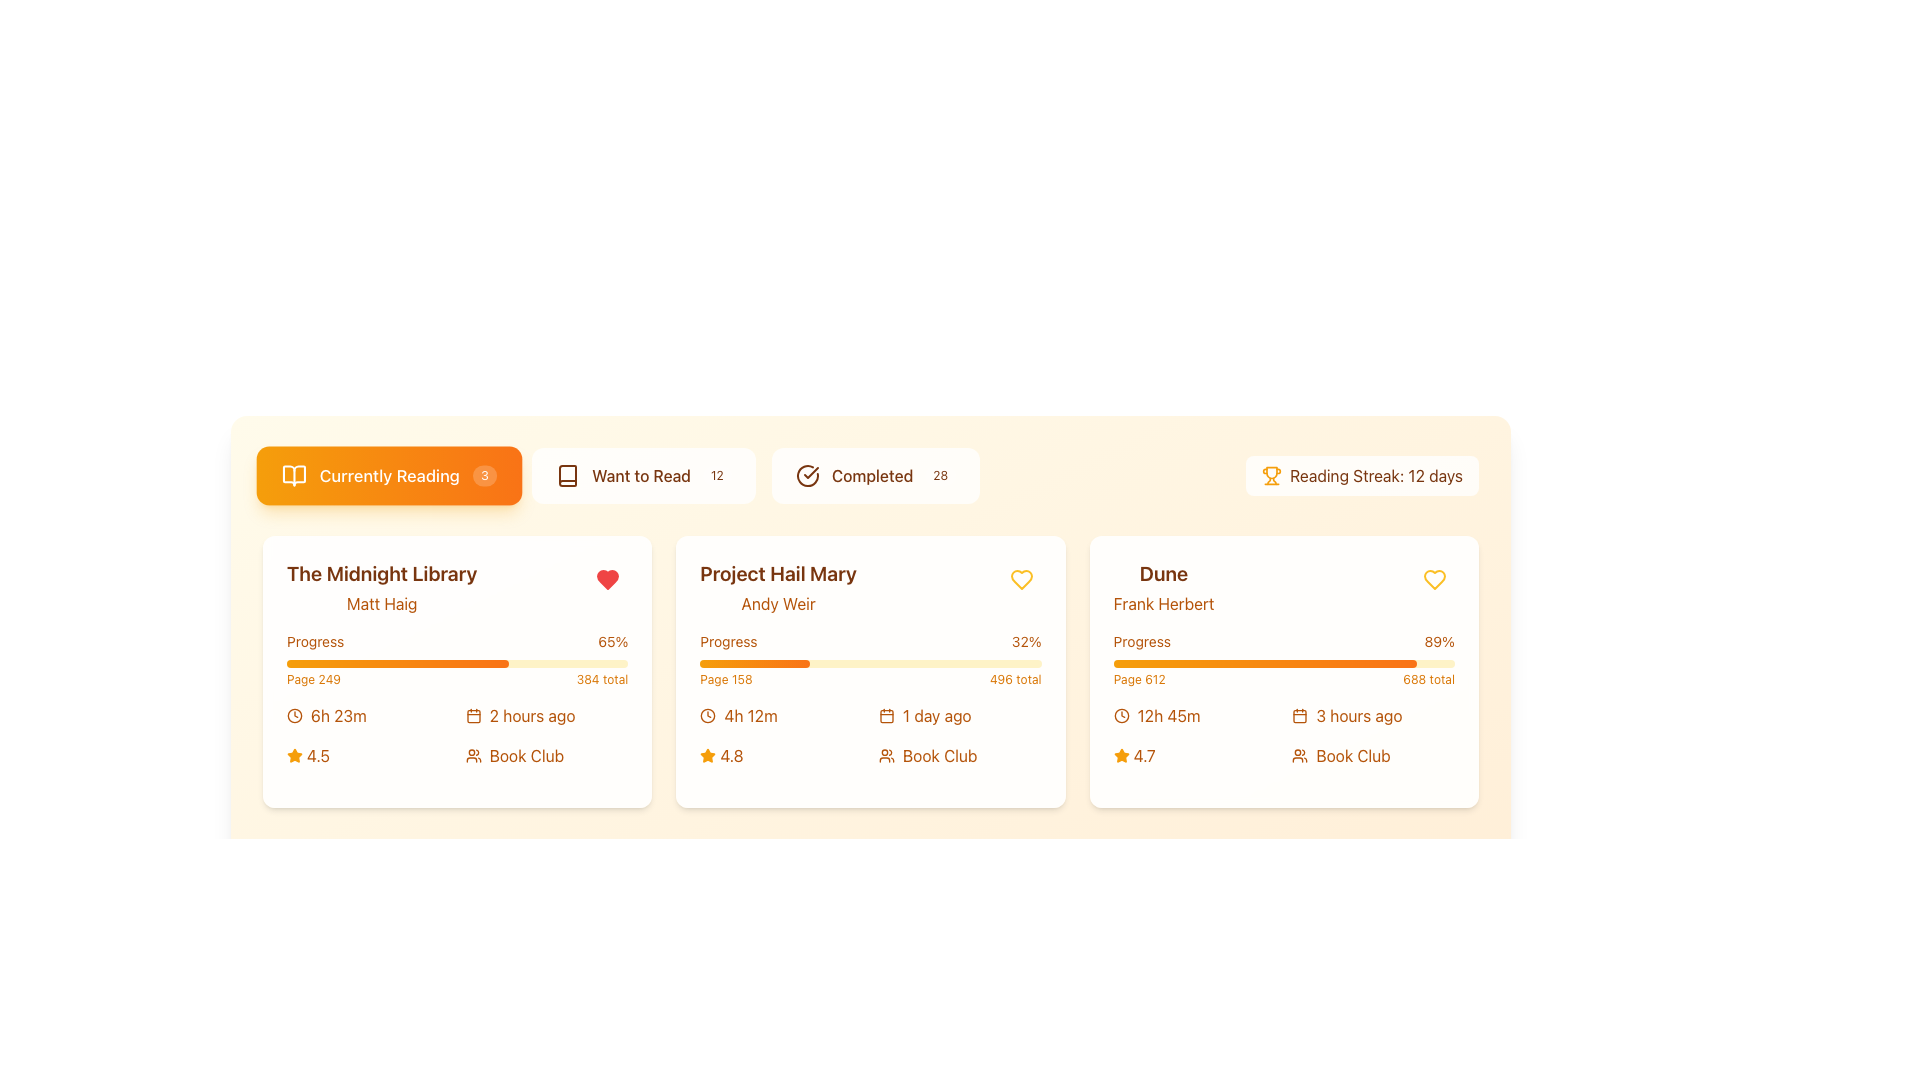  I want to click on the calendar icon located to the left of the text '3 hours ago' in the lower section of the 'Dune' book card, so click(1300, 715).